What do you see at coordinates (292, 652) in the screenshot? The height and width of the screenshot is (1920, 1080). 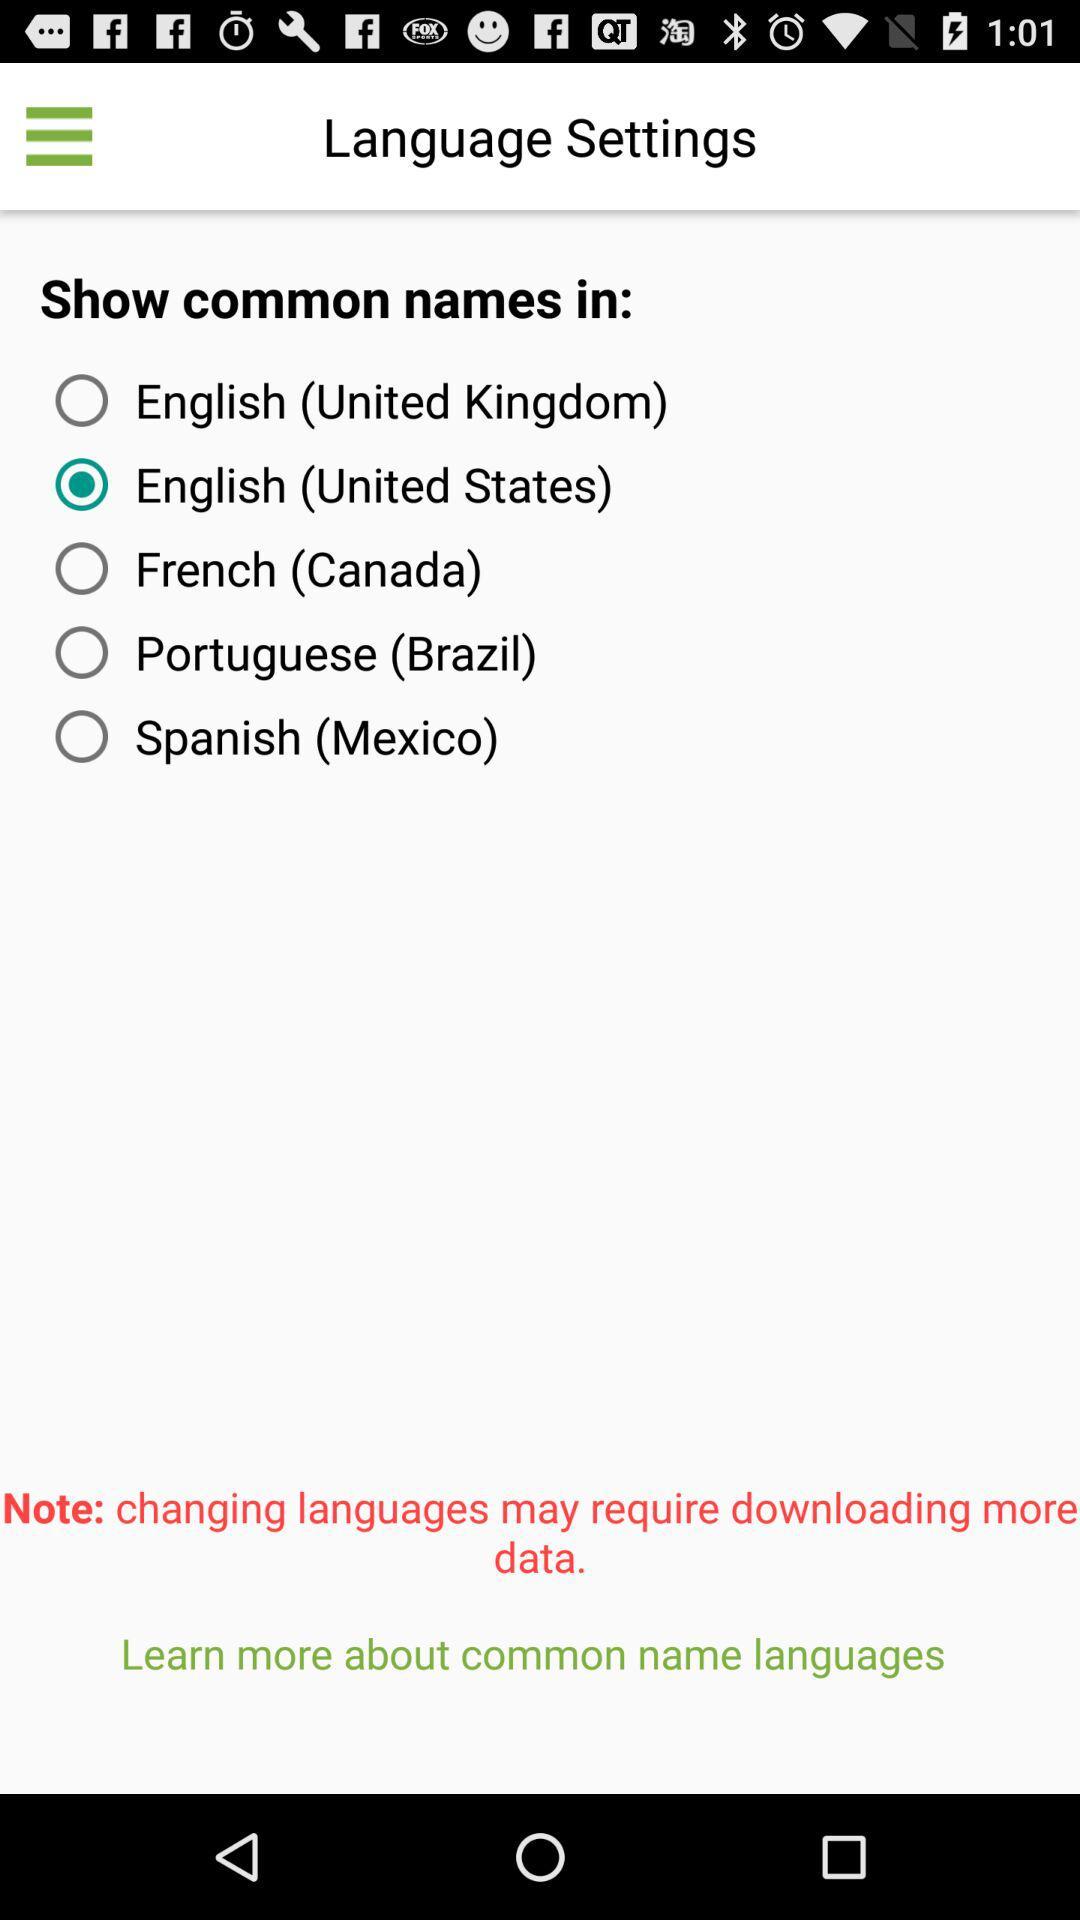 I see `item below french (canada) icon` at bounding box center [292, 652].